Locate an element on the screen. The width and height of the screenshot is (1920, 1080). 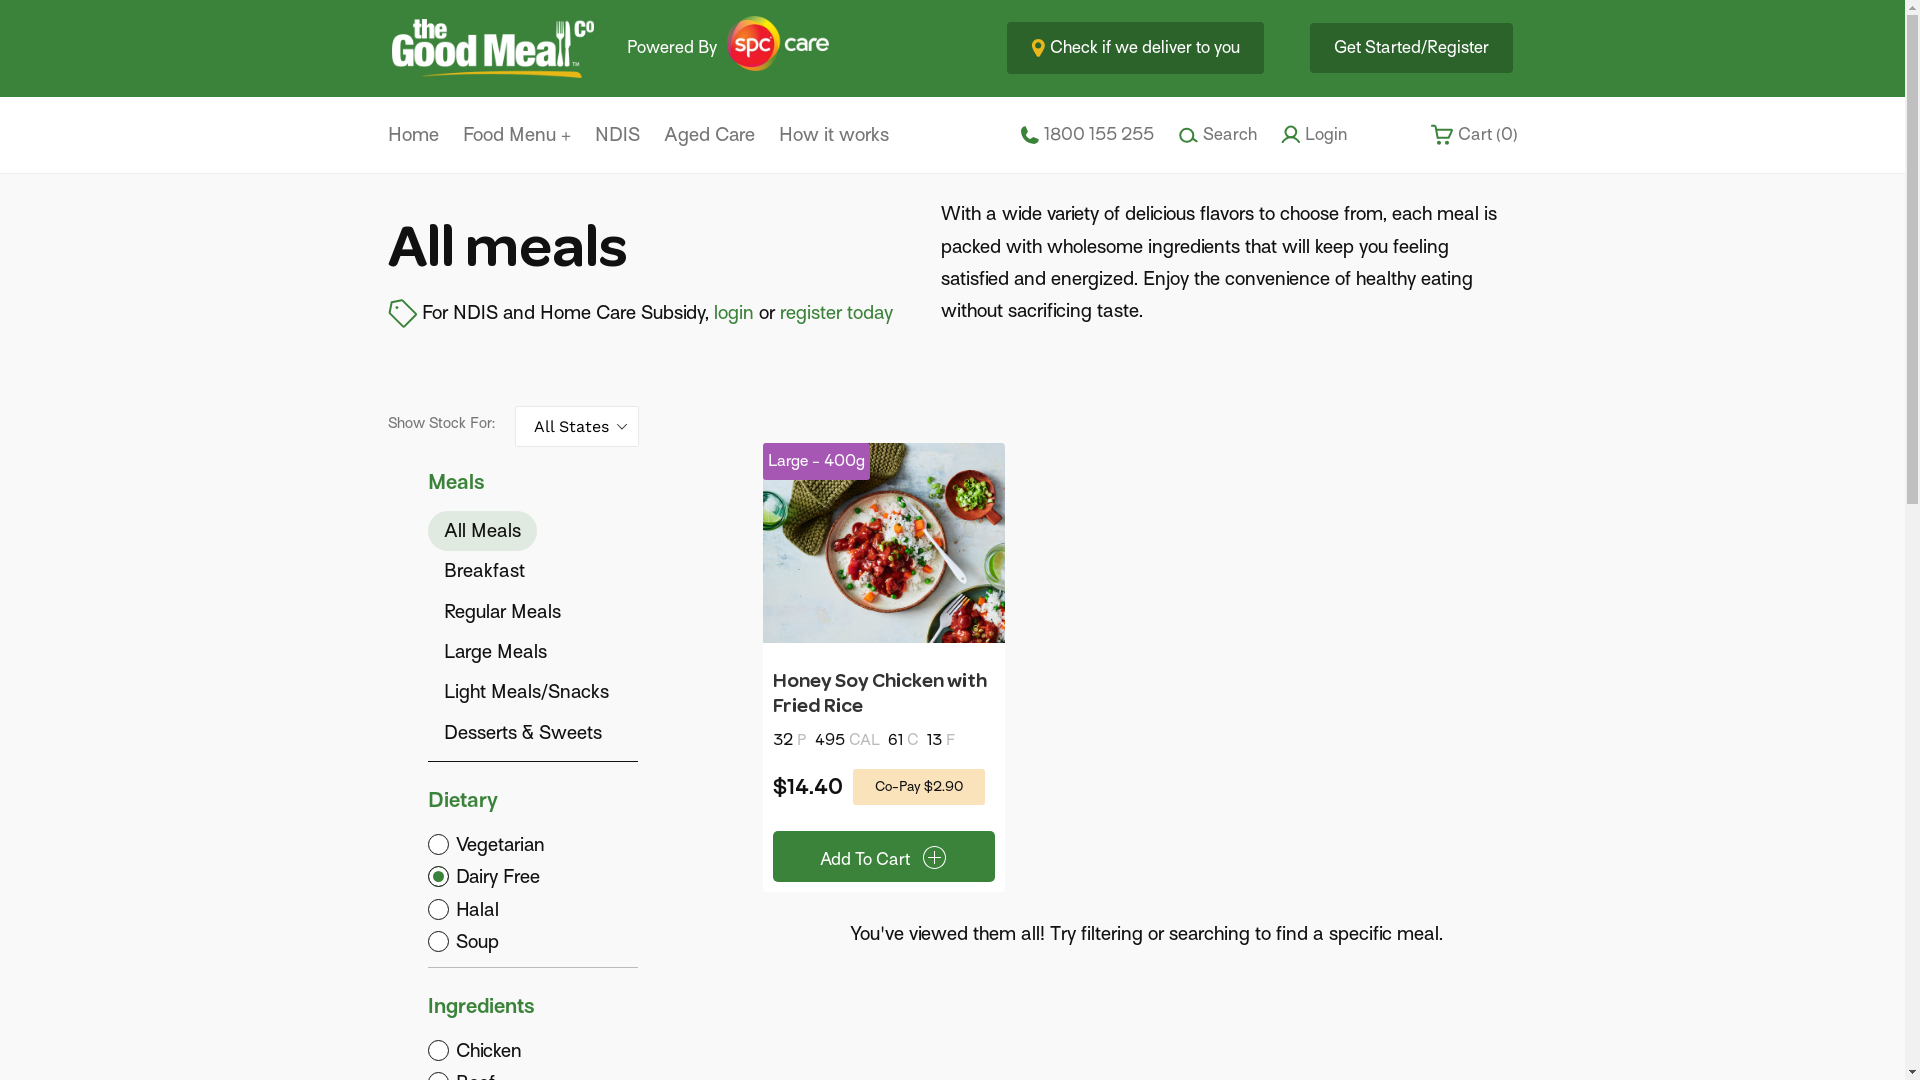
'Search' is located at coordinates (1177, 135).